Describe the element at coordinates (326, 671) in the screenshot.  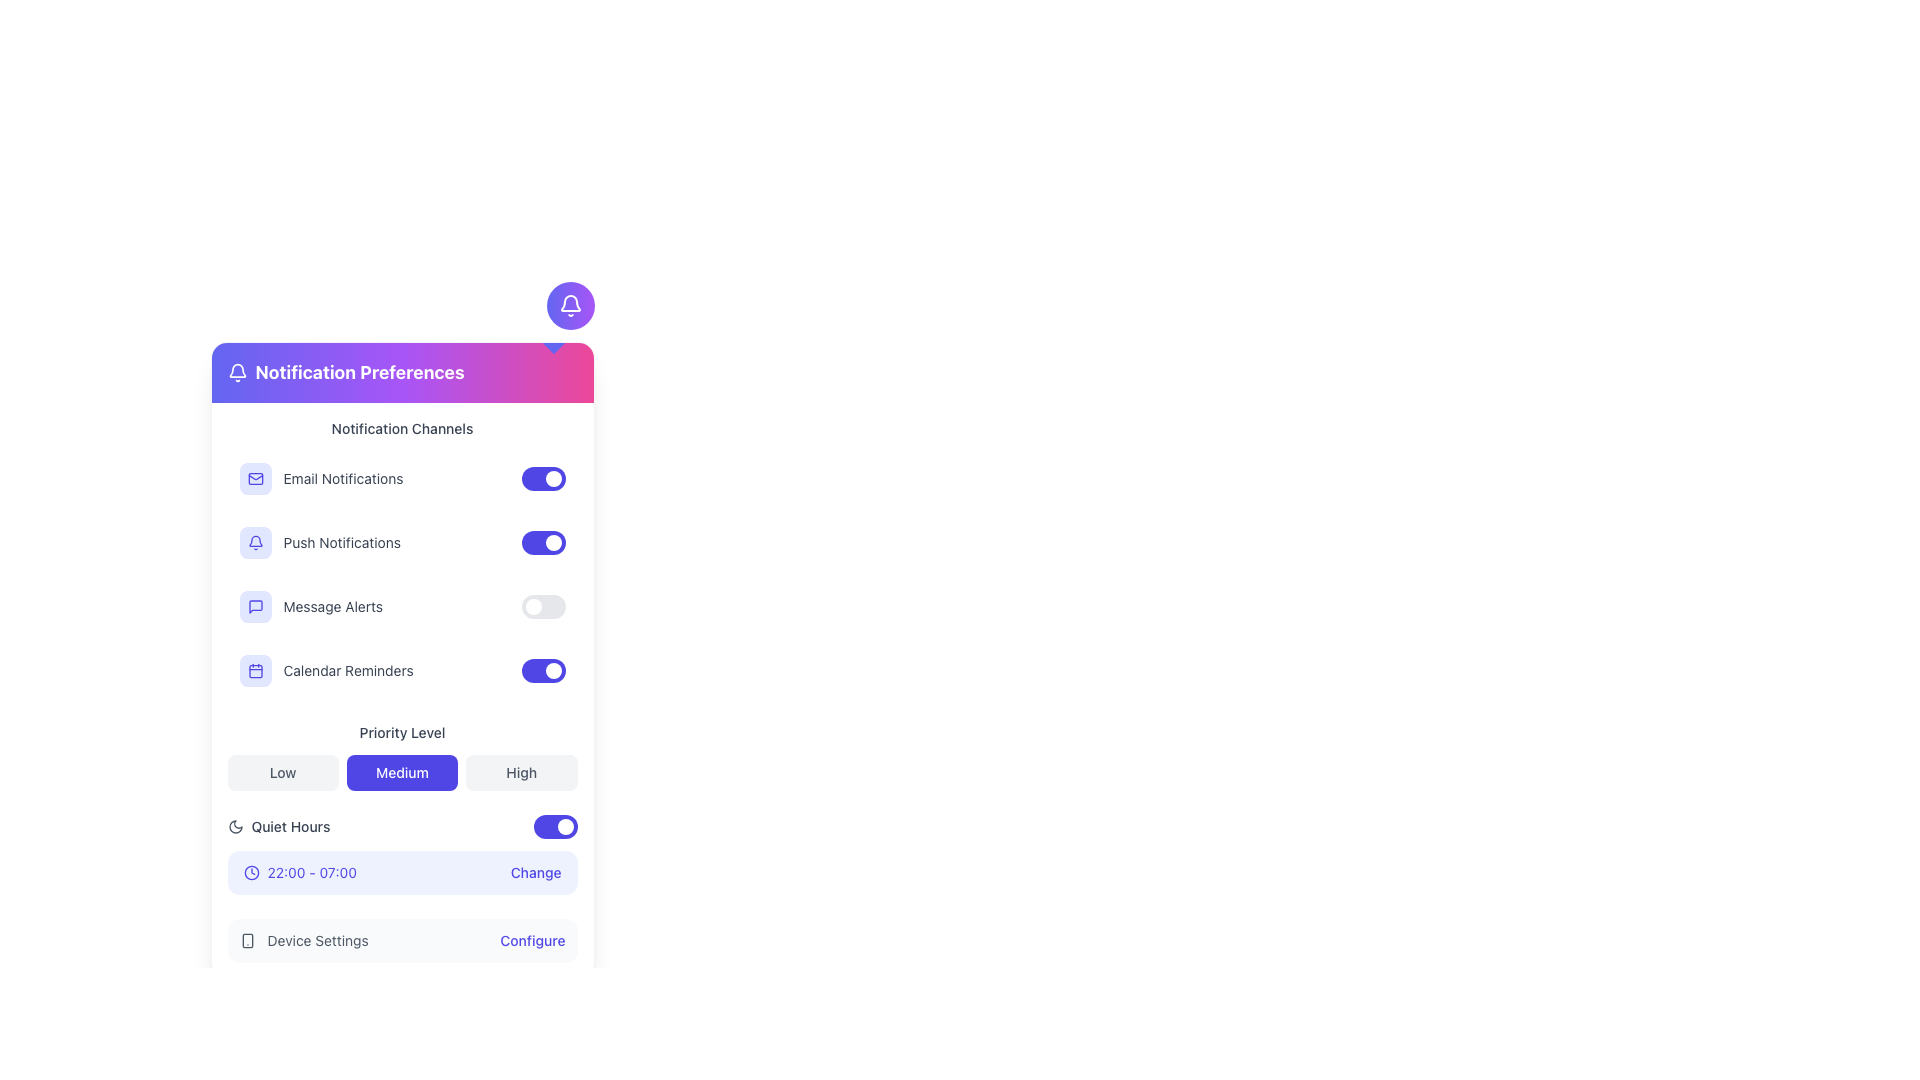
I see `the notification option for calendar reminders located in the 'Notification Preferences' section, which is the fourth item in the 'Notification Channels' list` at that location.